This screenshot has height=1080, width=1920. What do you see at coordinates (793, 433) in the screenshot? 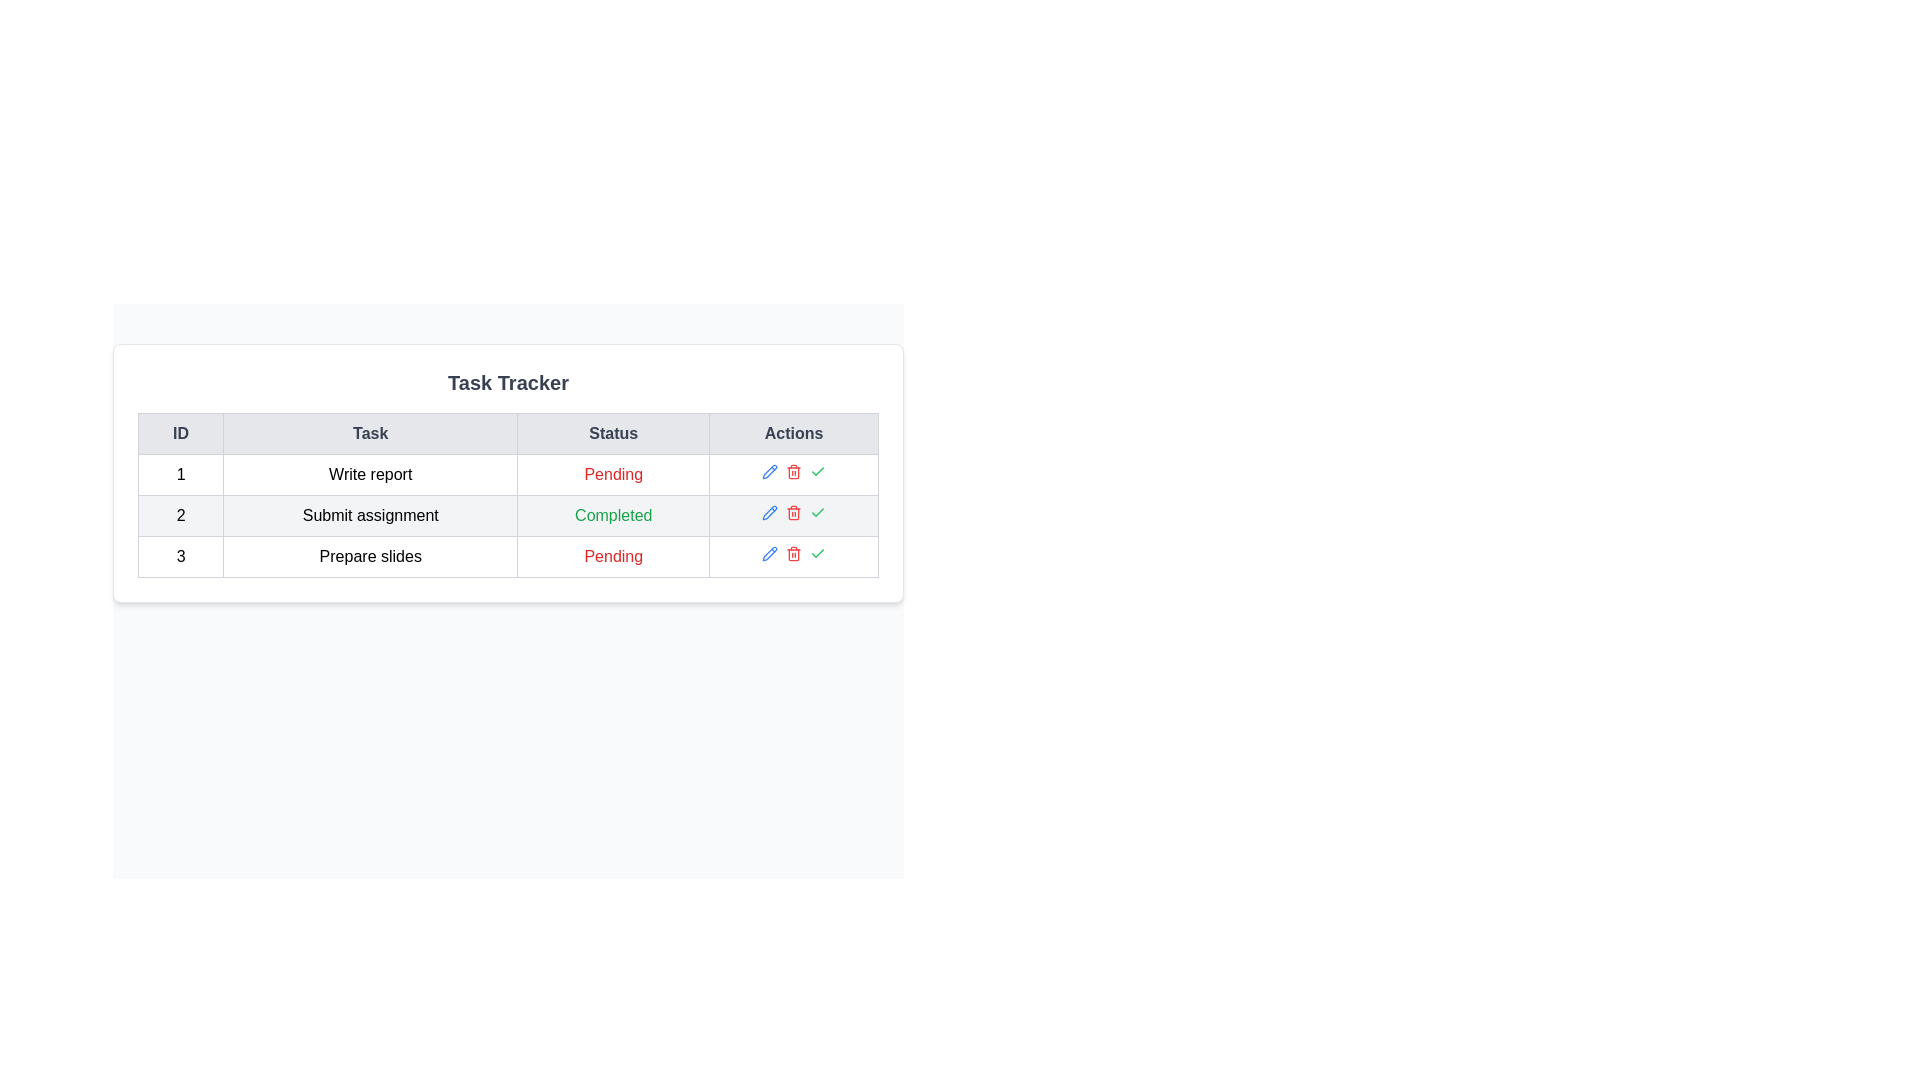
I see `the column header Actions to sort the tasks` at bounding box center [793, 433].